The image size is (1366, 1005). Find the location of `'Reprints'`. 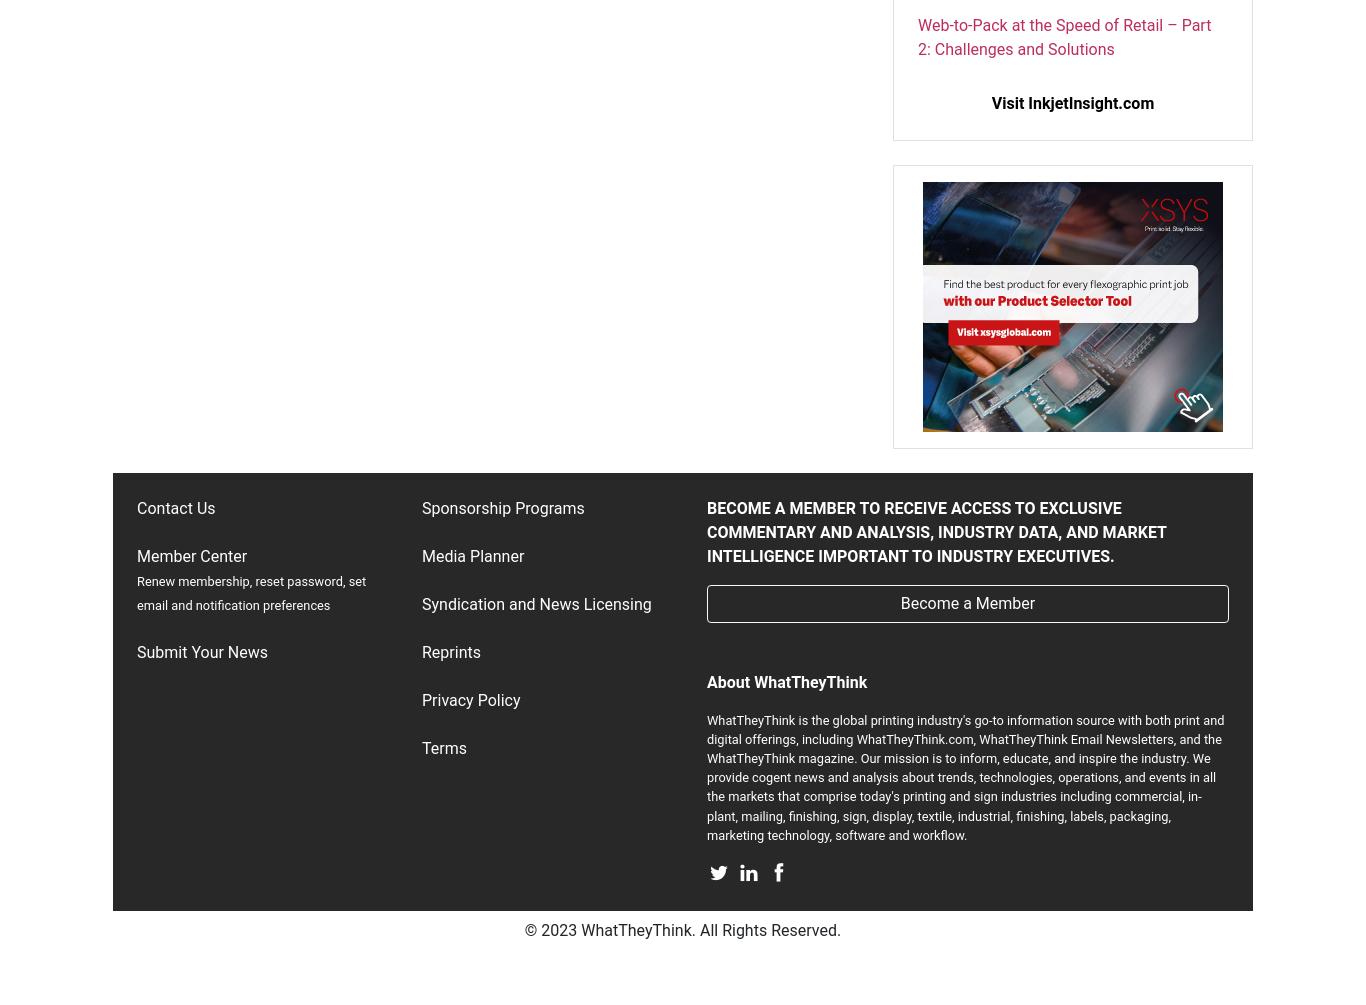

'Reprints' is located at coordinates (450, 650).